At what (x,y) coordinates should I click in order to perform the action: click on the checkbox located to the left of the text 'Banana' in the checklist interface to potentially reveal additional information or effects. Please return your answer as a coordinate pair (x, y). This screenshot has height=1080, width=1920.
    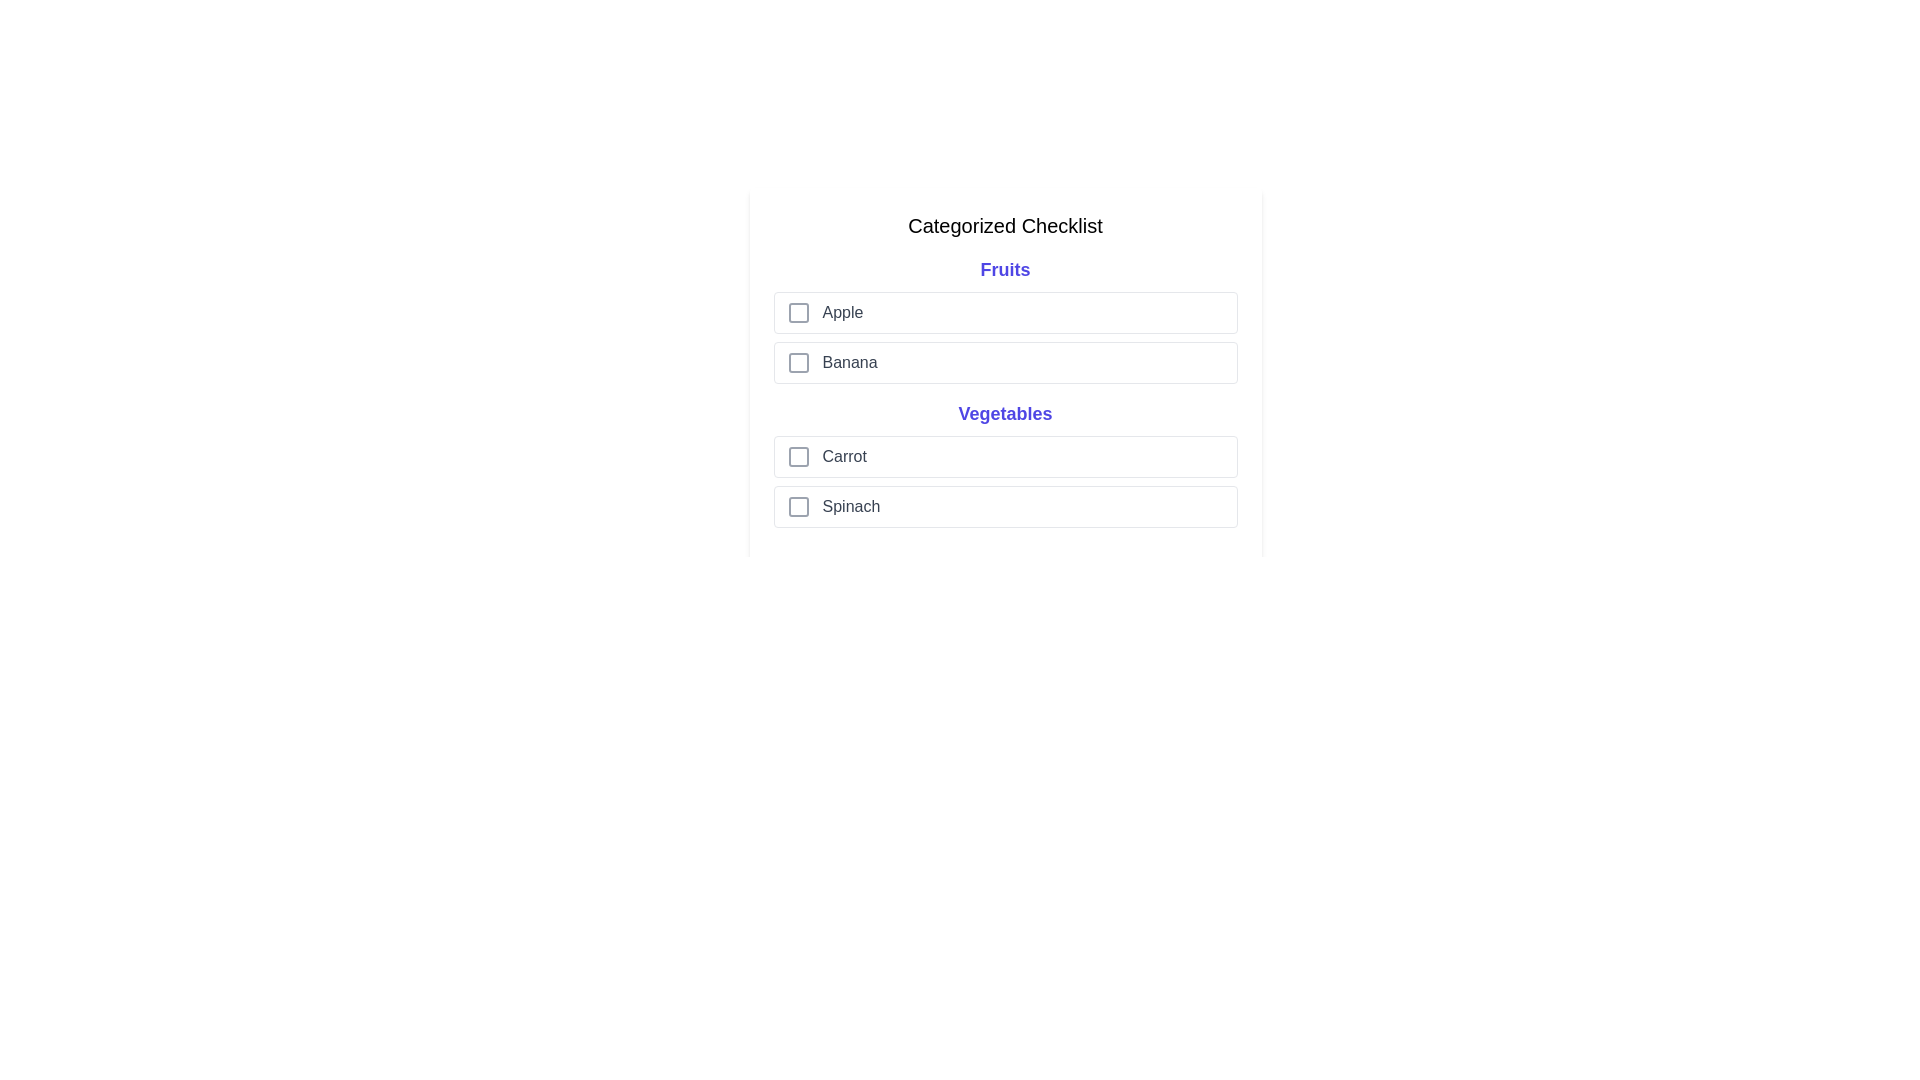
    Looking at the image, I should click on (797, 362).